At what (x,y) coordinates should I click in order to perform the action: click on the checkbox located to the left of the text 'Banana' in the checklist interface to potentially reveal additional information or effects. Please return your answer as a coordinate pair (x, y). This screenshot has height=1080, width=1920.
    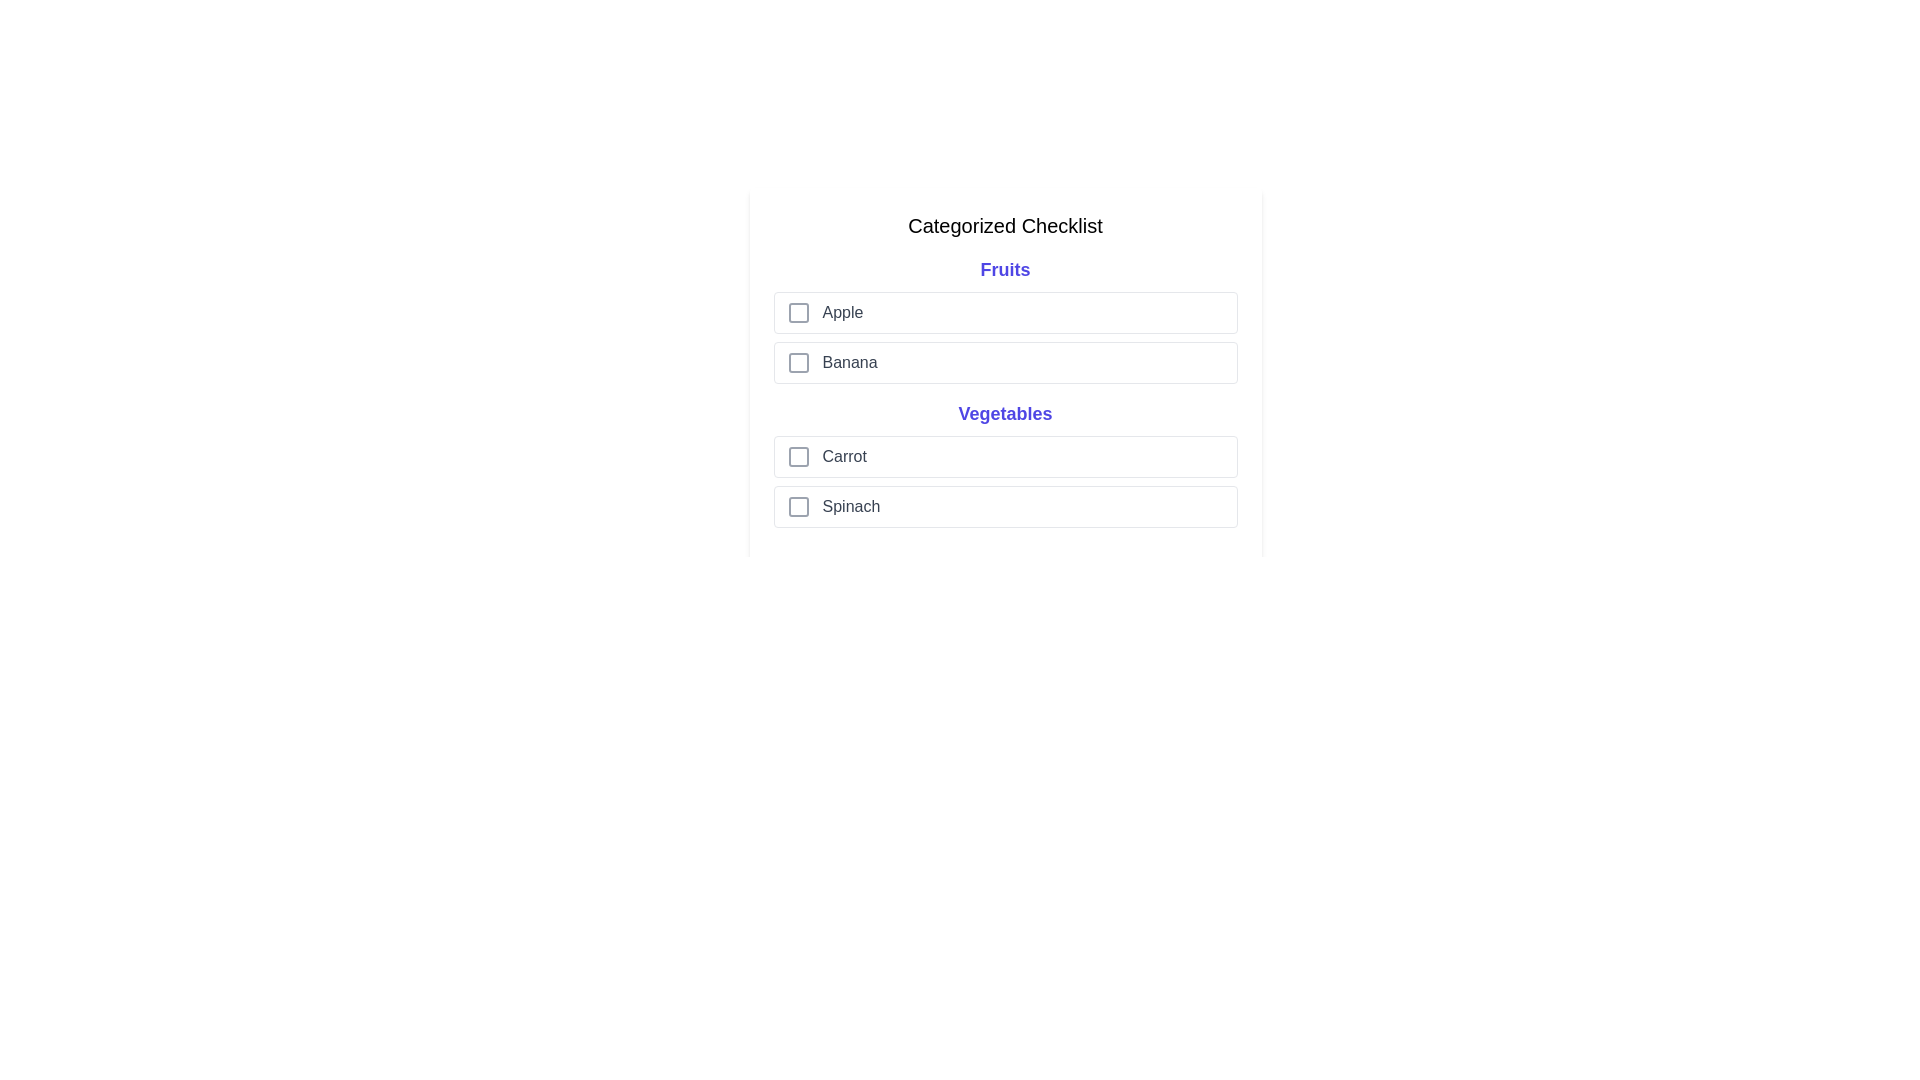
    Looking at the image, I should click on (797, 362).